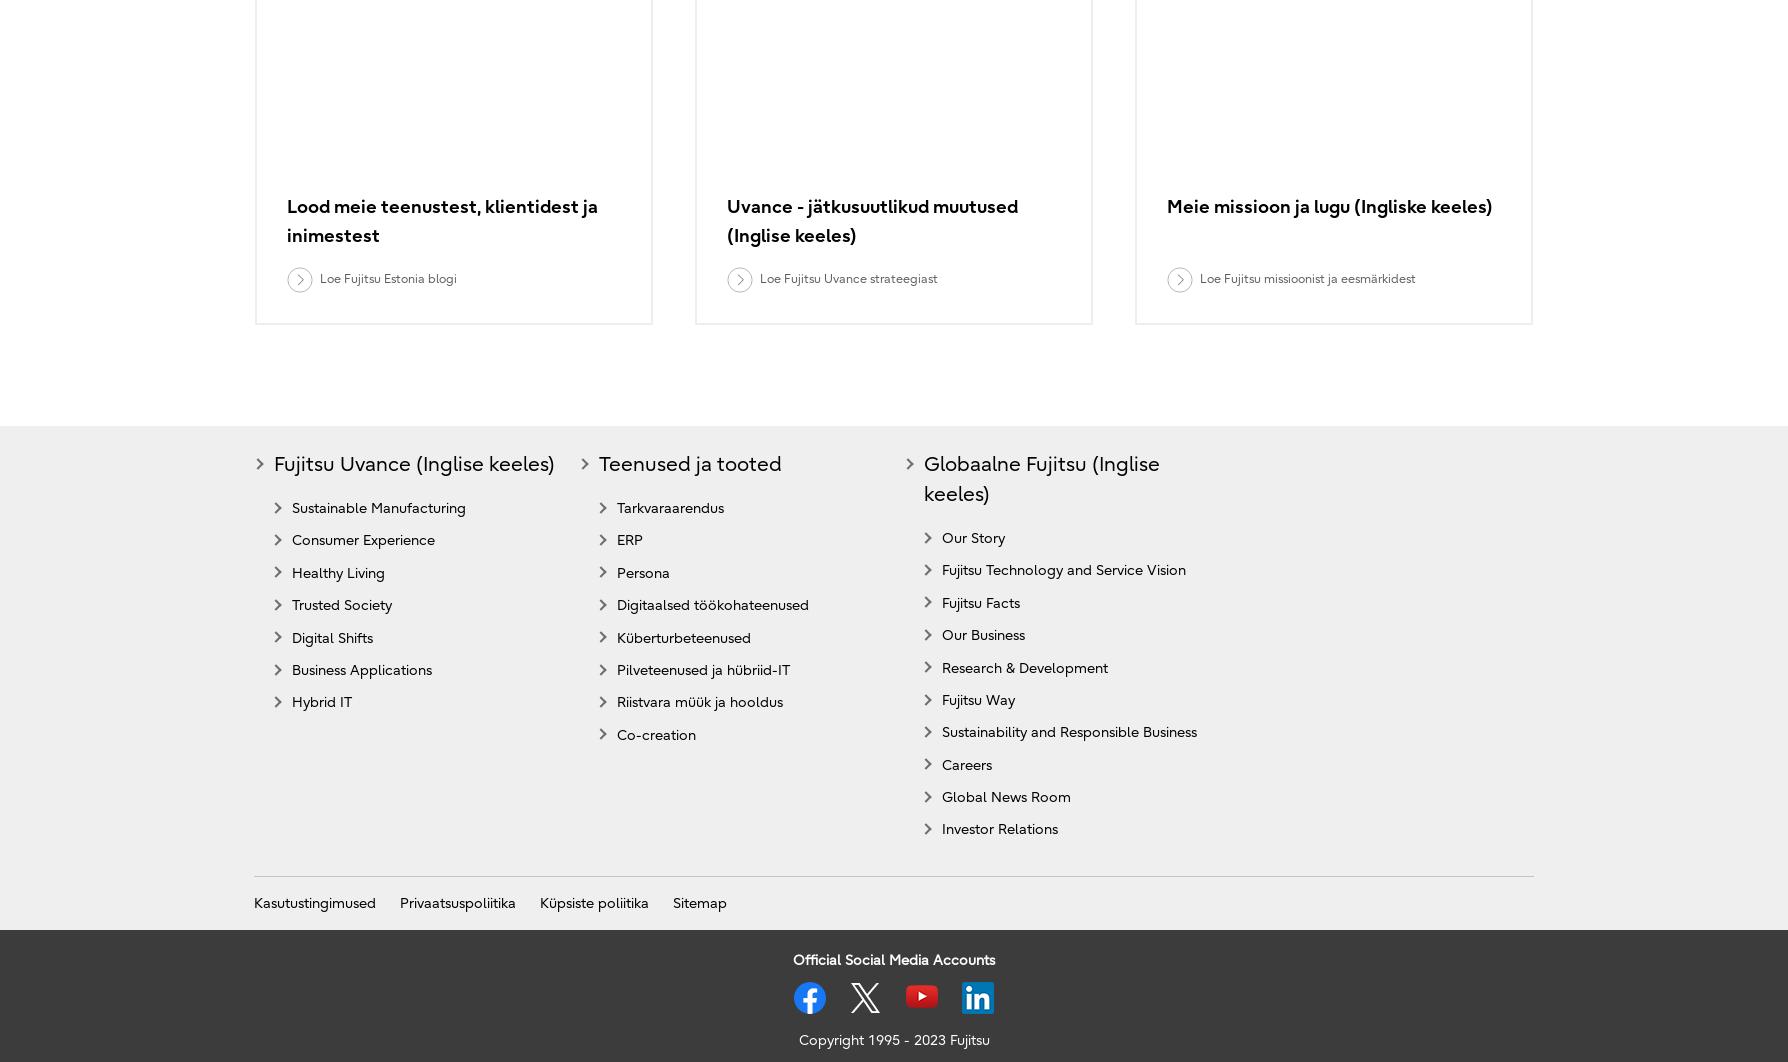 Image resolution: width=1788 pixels, height=1062 pixels. Describe the element at coordinates (712, 605) in the screenshot. I see `'Digitaalsed töökohateenused'` at that location.